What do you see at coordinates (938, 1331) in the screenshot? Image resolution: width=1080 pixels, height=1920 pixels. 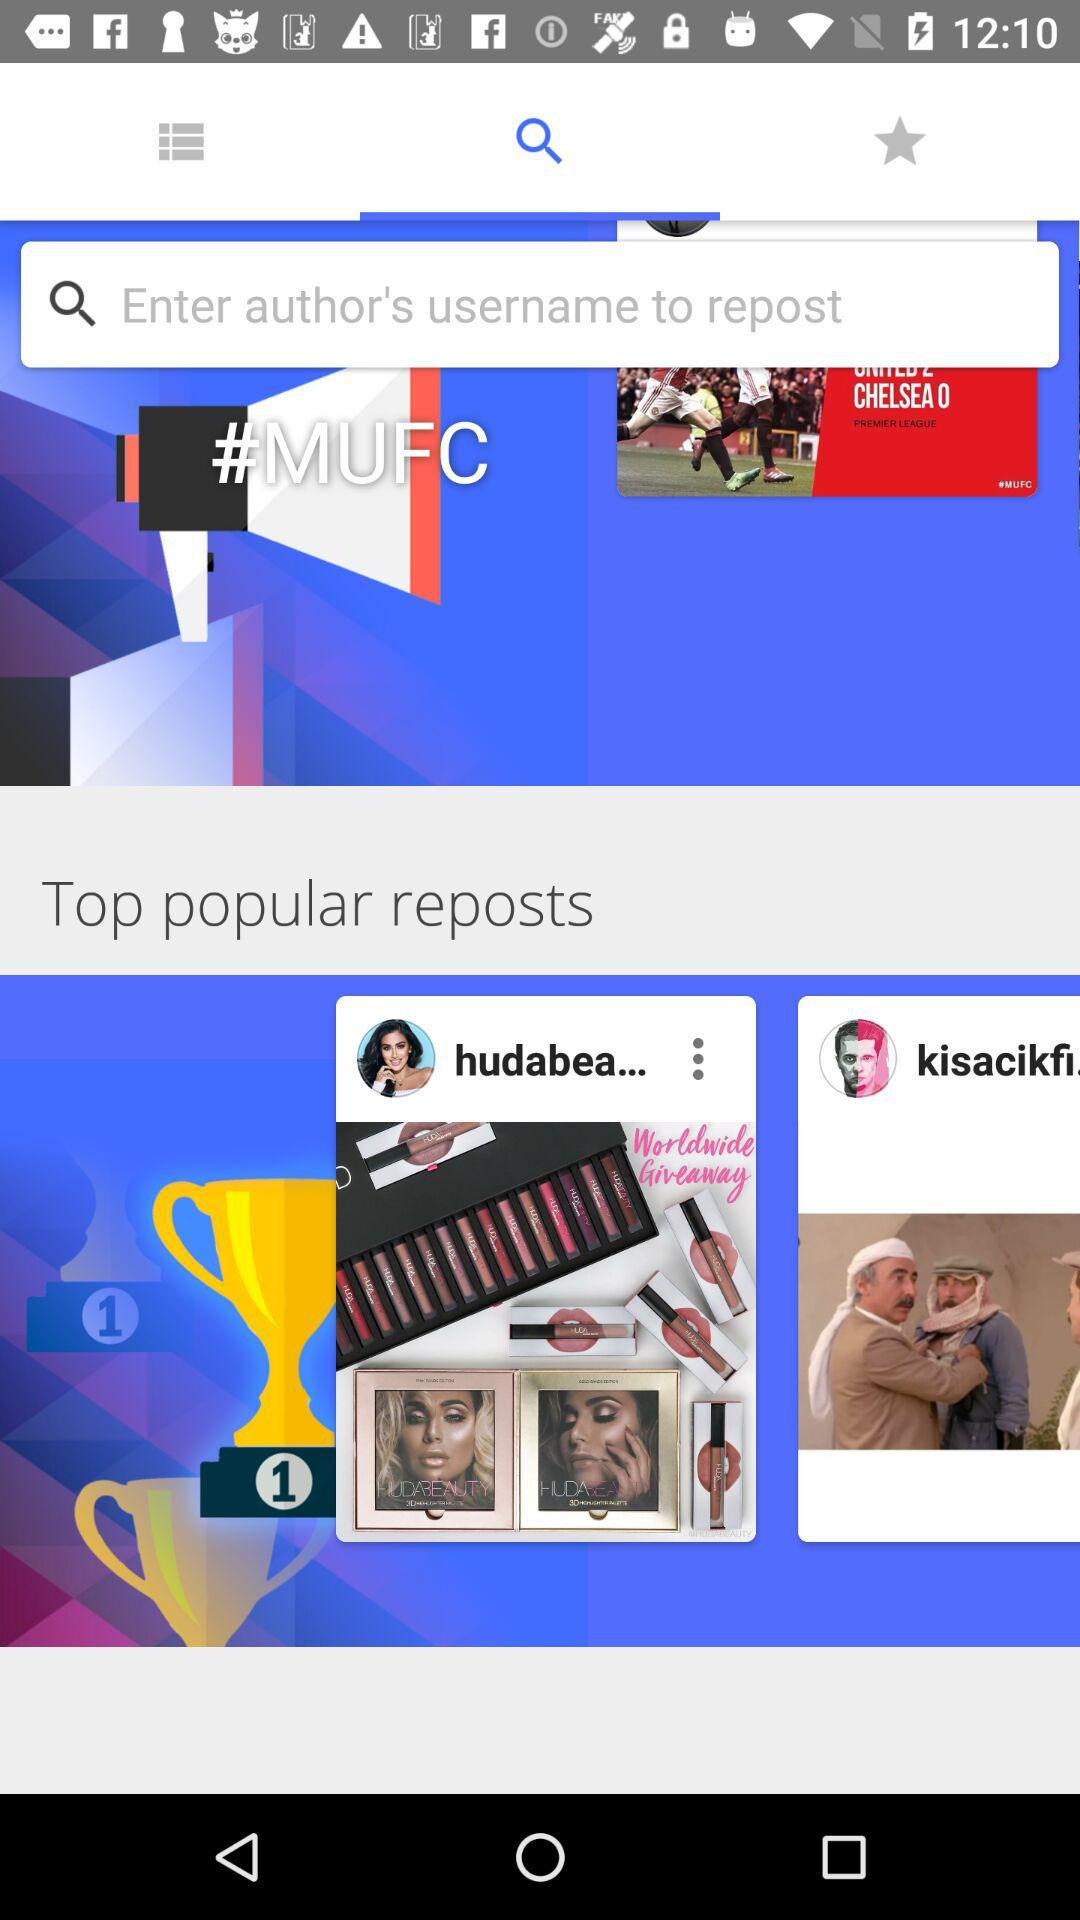 I see `open` at bounding box center [938, 1331].